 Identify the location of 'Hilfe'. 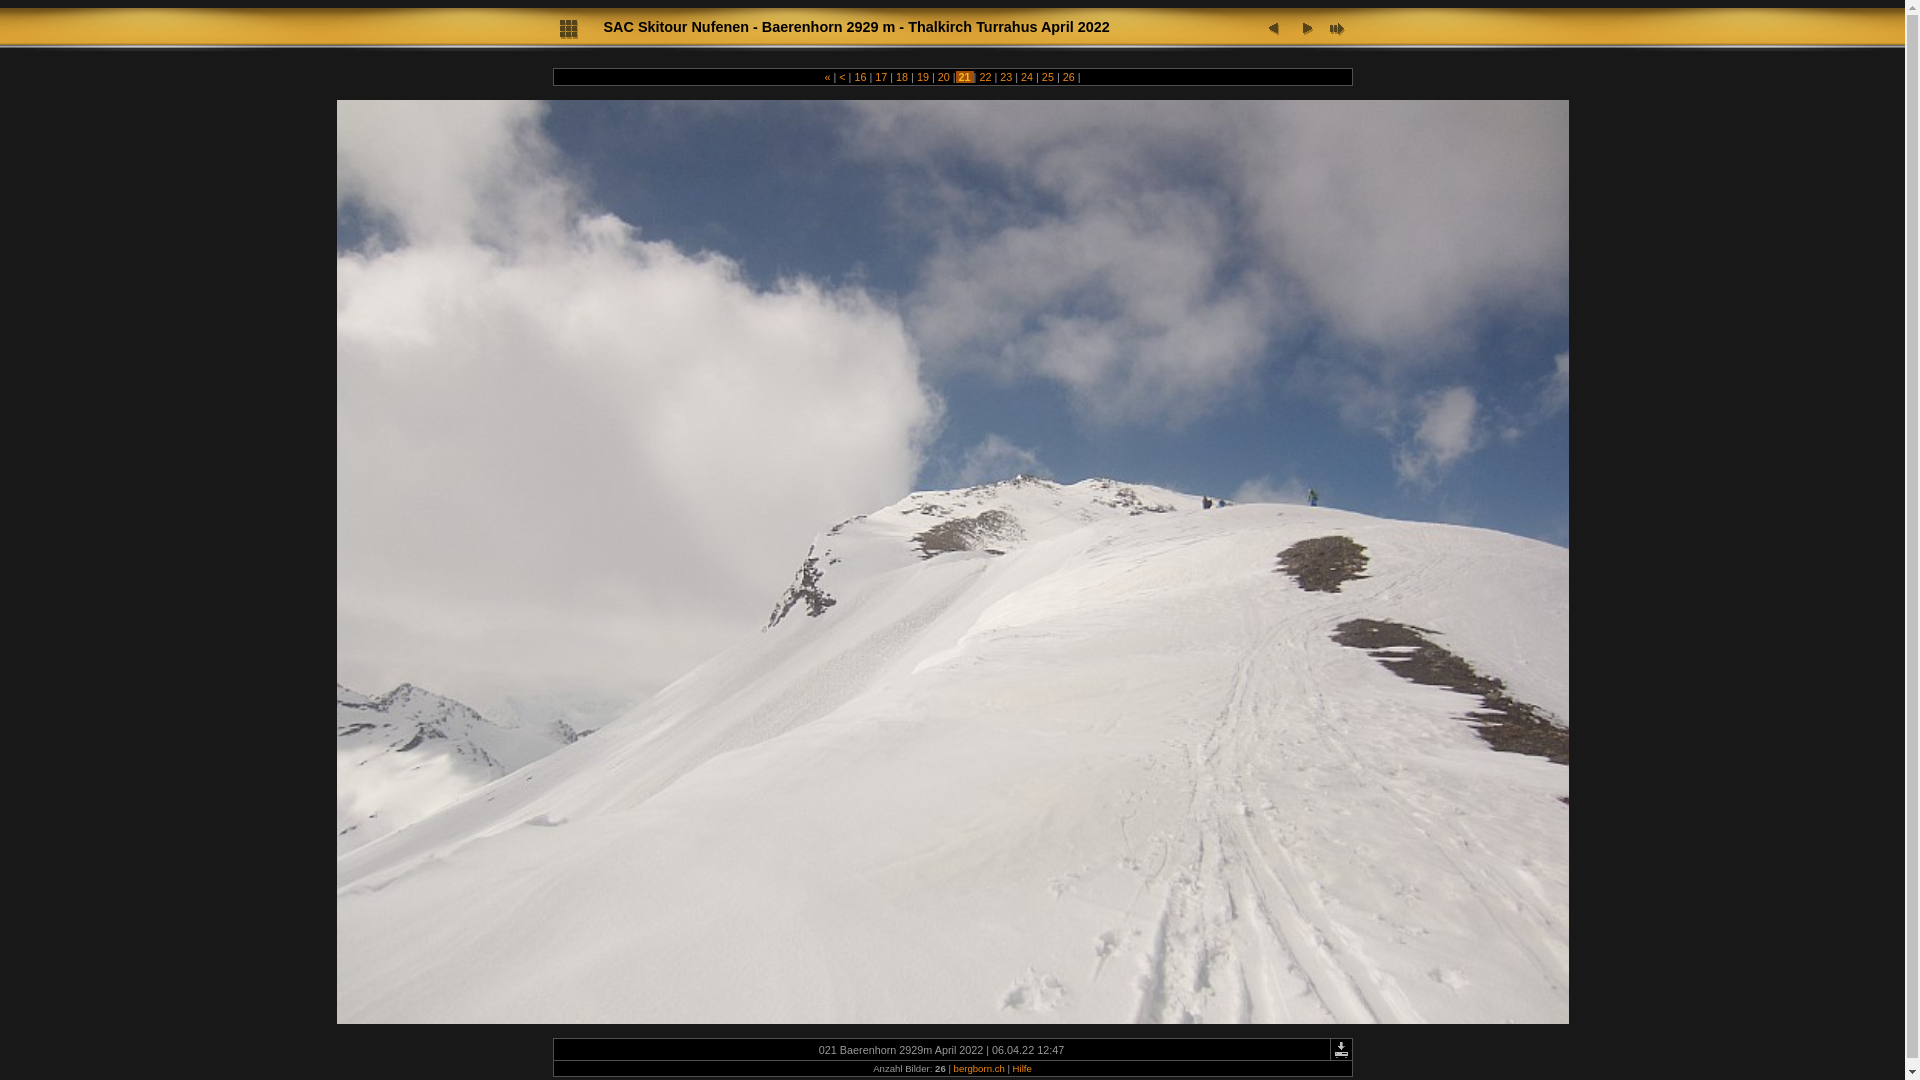
(1022, 1067).